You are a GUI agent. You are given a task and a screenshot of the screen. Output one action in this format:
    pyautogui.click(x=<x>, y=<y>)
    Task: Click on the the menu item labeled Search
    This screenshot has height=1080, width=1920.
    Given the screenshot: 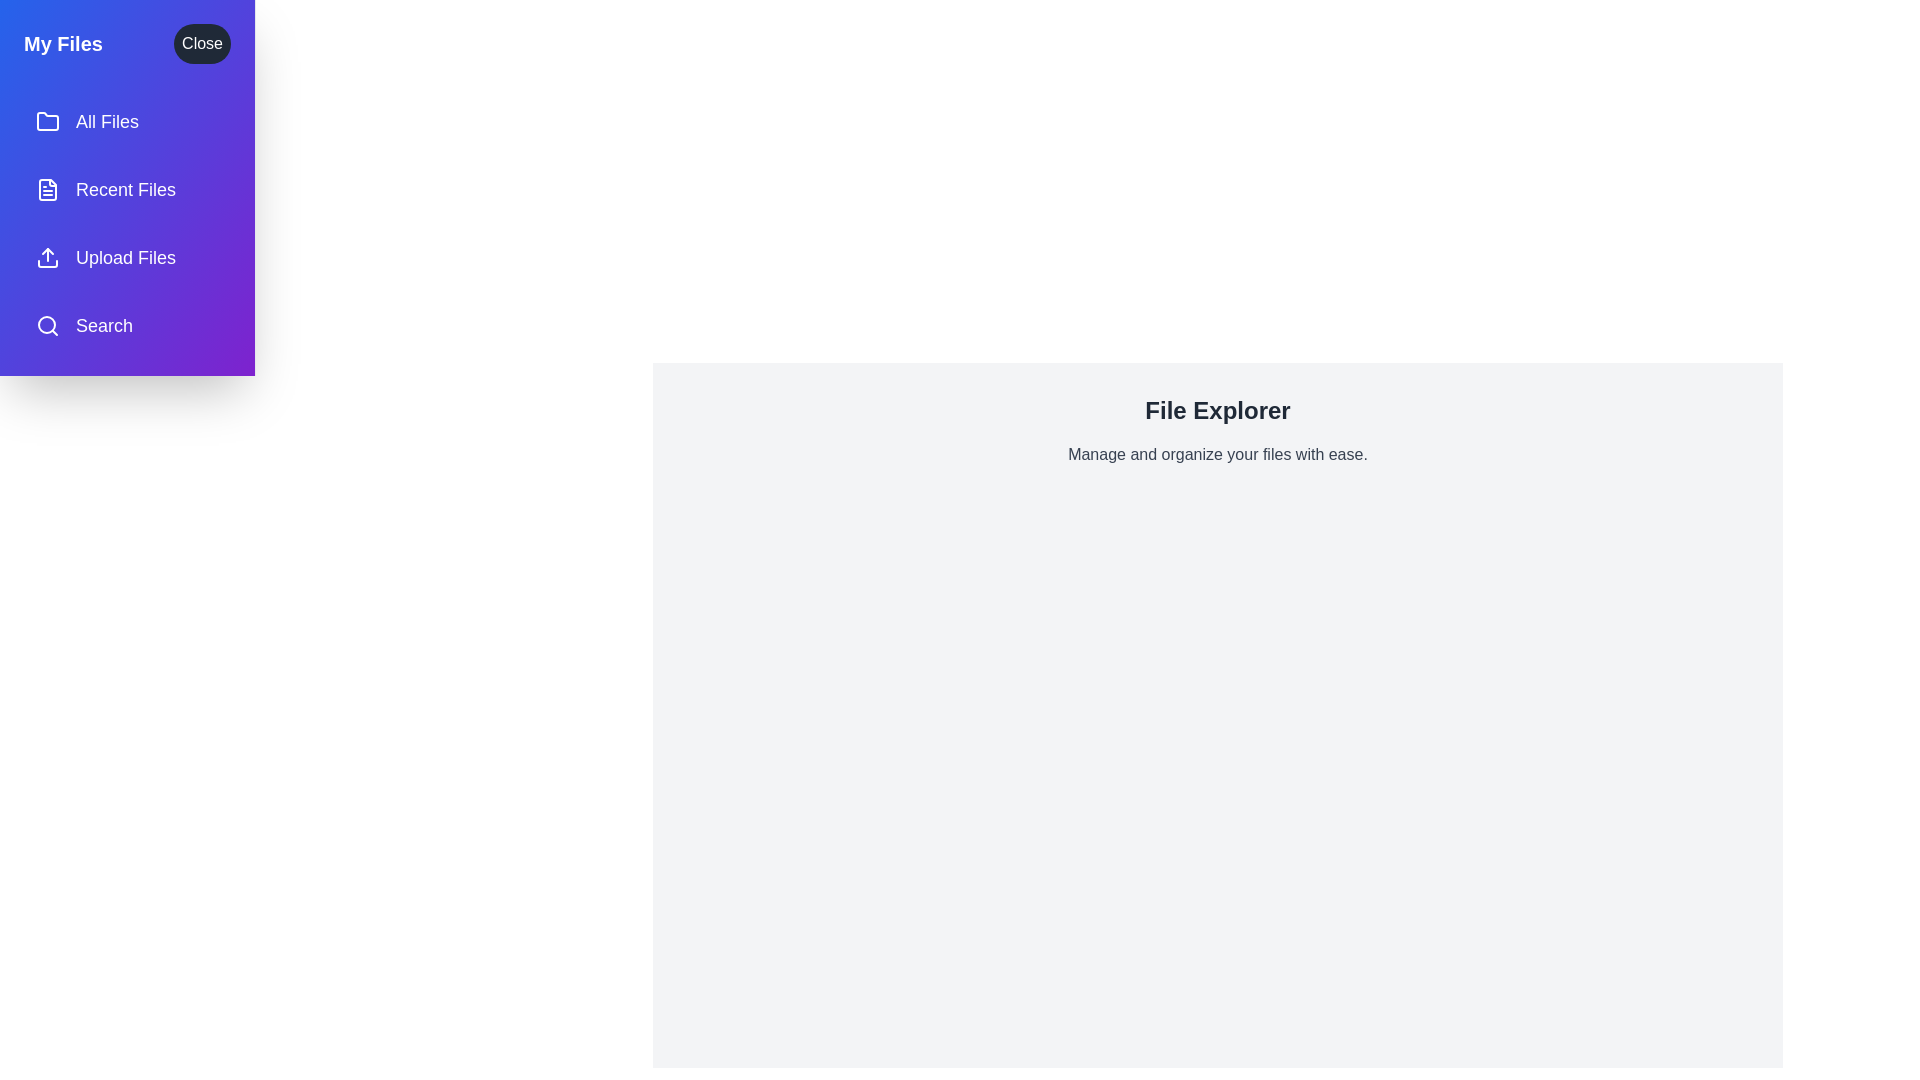 What is the action you would take?
    pyautogui.click(x=126, y=325)
    